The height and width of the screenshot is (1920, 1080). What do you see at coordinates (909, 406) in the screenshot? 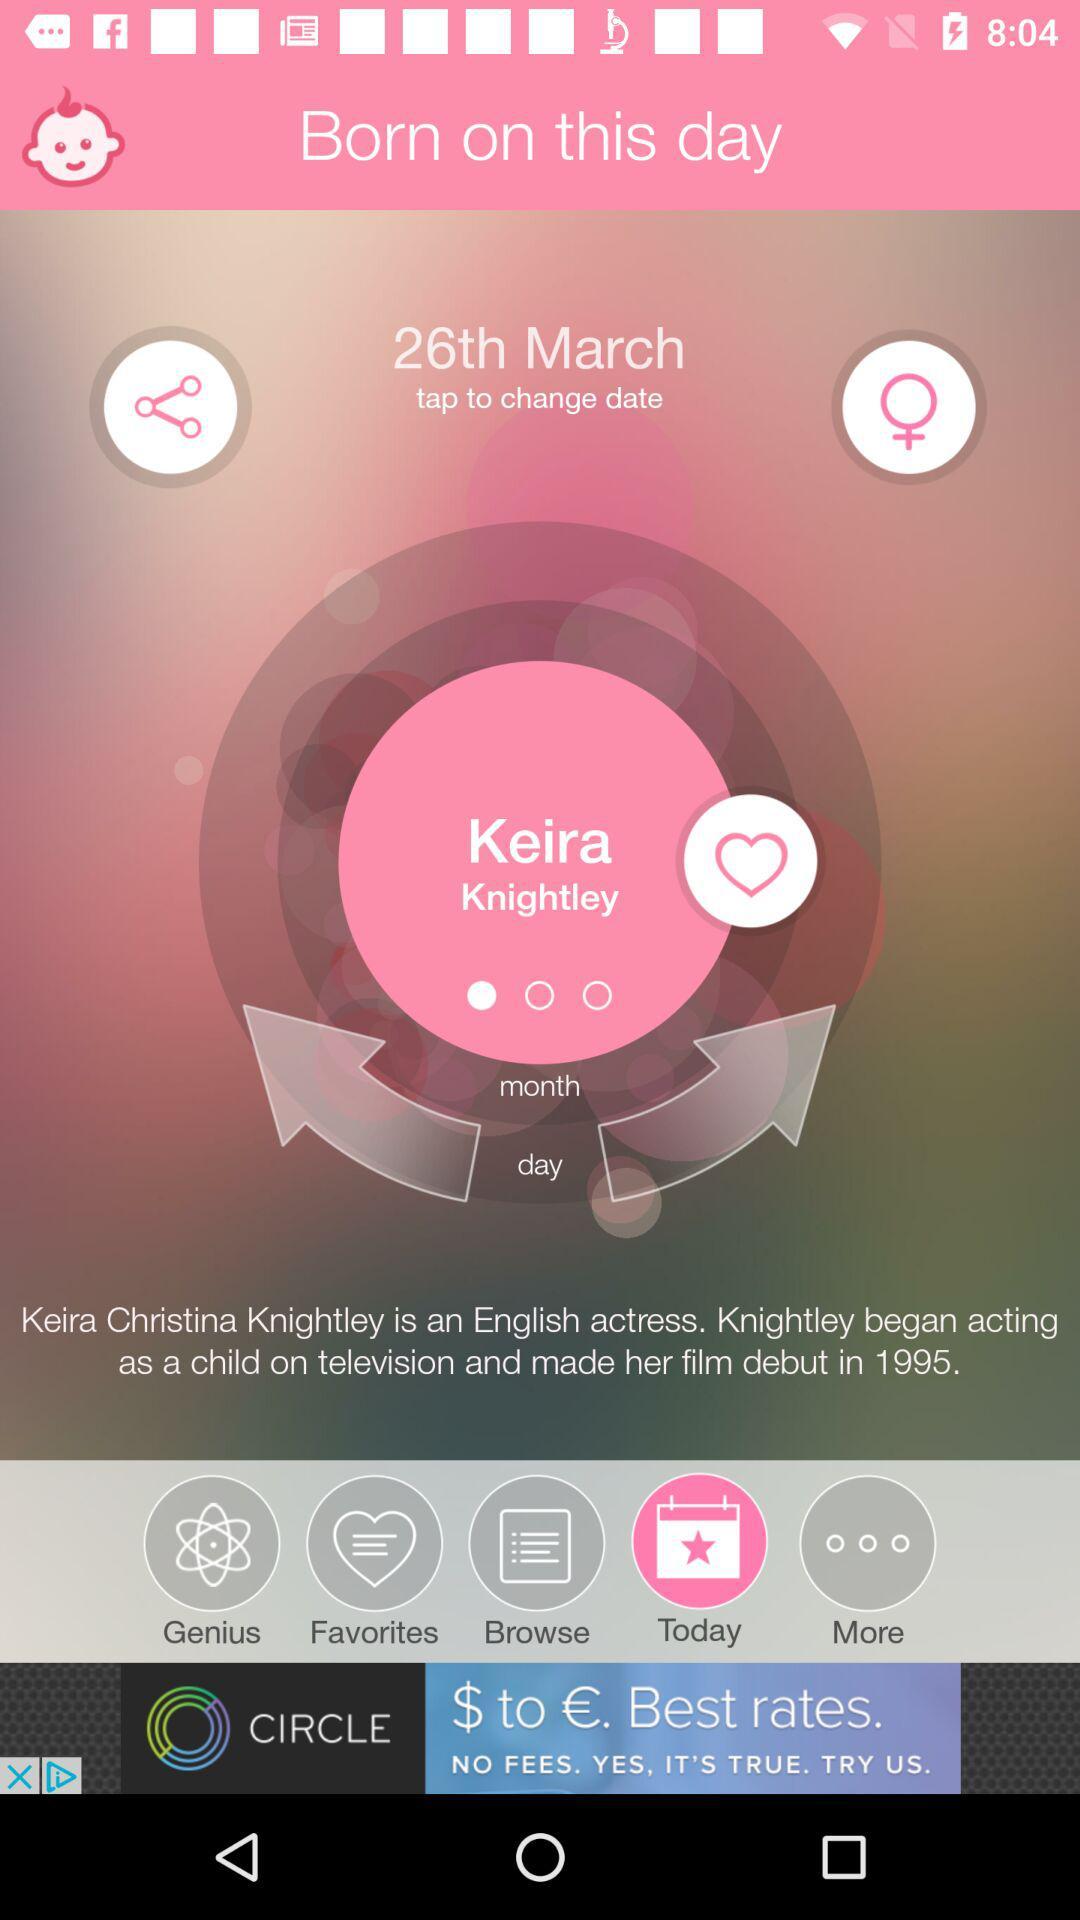
I see `the location icon` at bounding box center [909, 406].